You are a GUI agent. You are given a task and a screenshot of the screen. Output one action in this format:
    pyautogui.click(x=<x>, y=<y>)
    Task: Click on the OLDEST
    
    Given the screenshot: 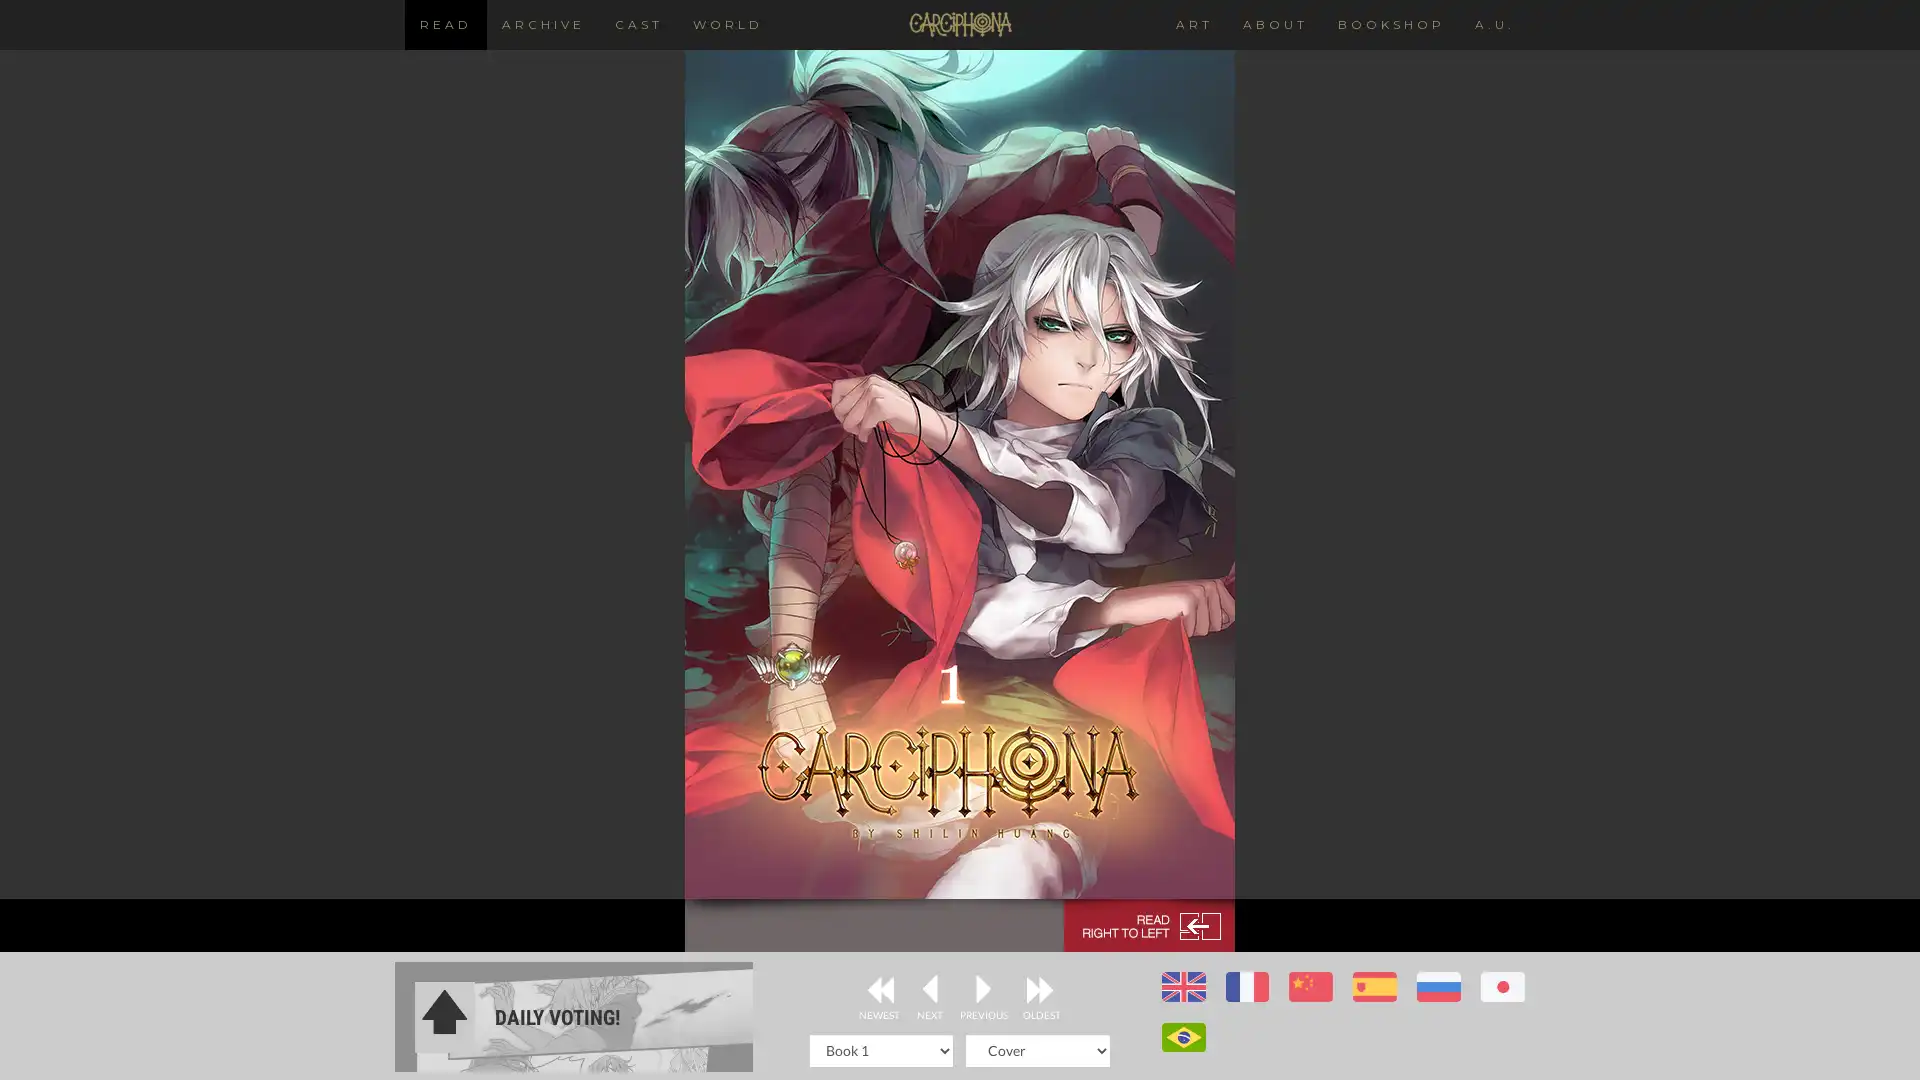 What is the action you would take?
    pyautogui.click(x=1040, y=991)
    